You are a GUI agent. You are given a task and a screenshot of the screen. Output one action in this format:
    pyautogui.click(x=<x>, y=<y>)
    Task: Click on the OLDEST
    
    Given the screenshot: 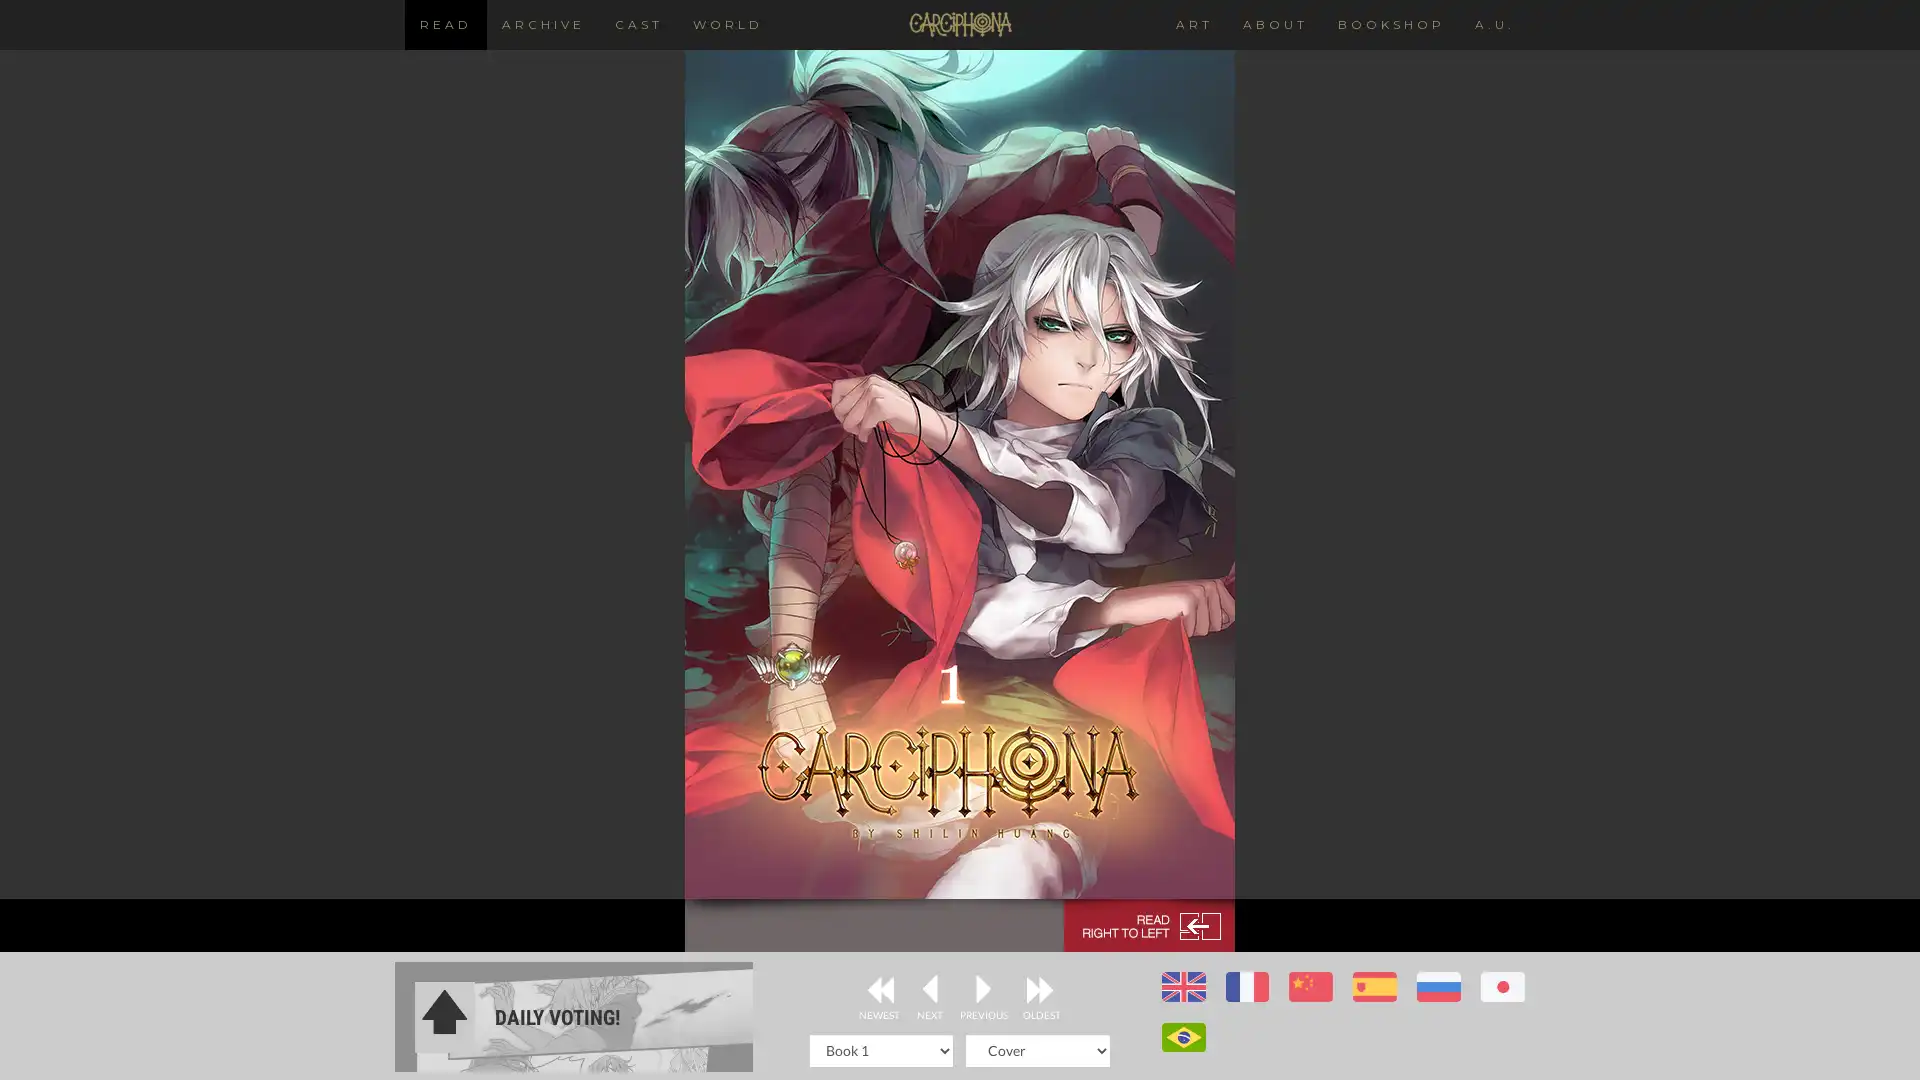 What is the action you would take?
    pyautogui.click(x=1040, y=991)
    